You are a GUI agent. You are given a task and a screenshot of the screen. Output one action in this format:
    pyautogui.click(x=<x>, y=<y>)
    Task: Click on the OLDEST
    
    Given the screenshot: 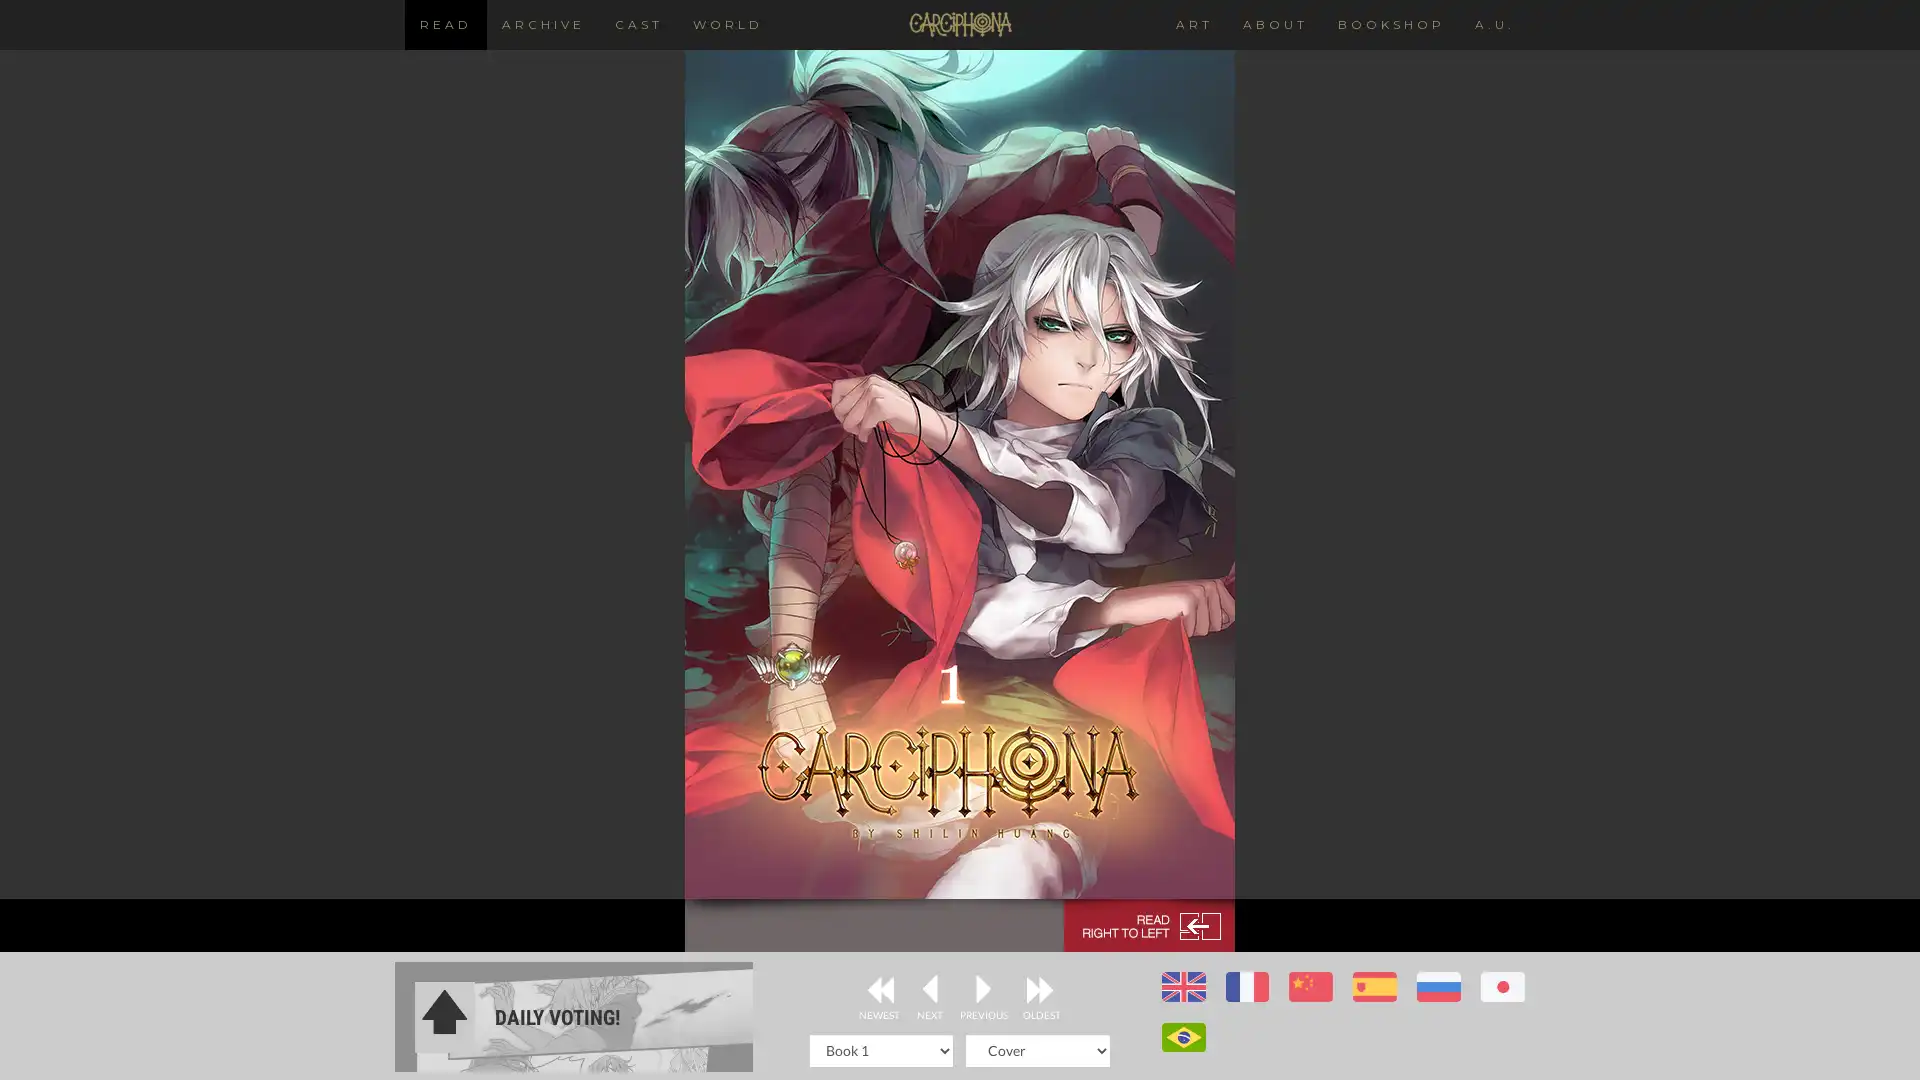 What is the action you would take?
    pyautogui.click(x=1040, y=991)
    